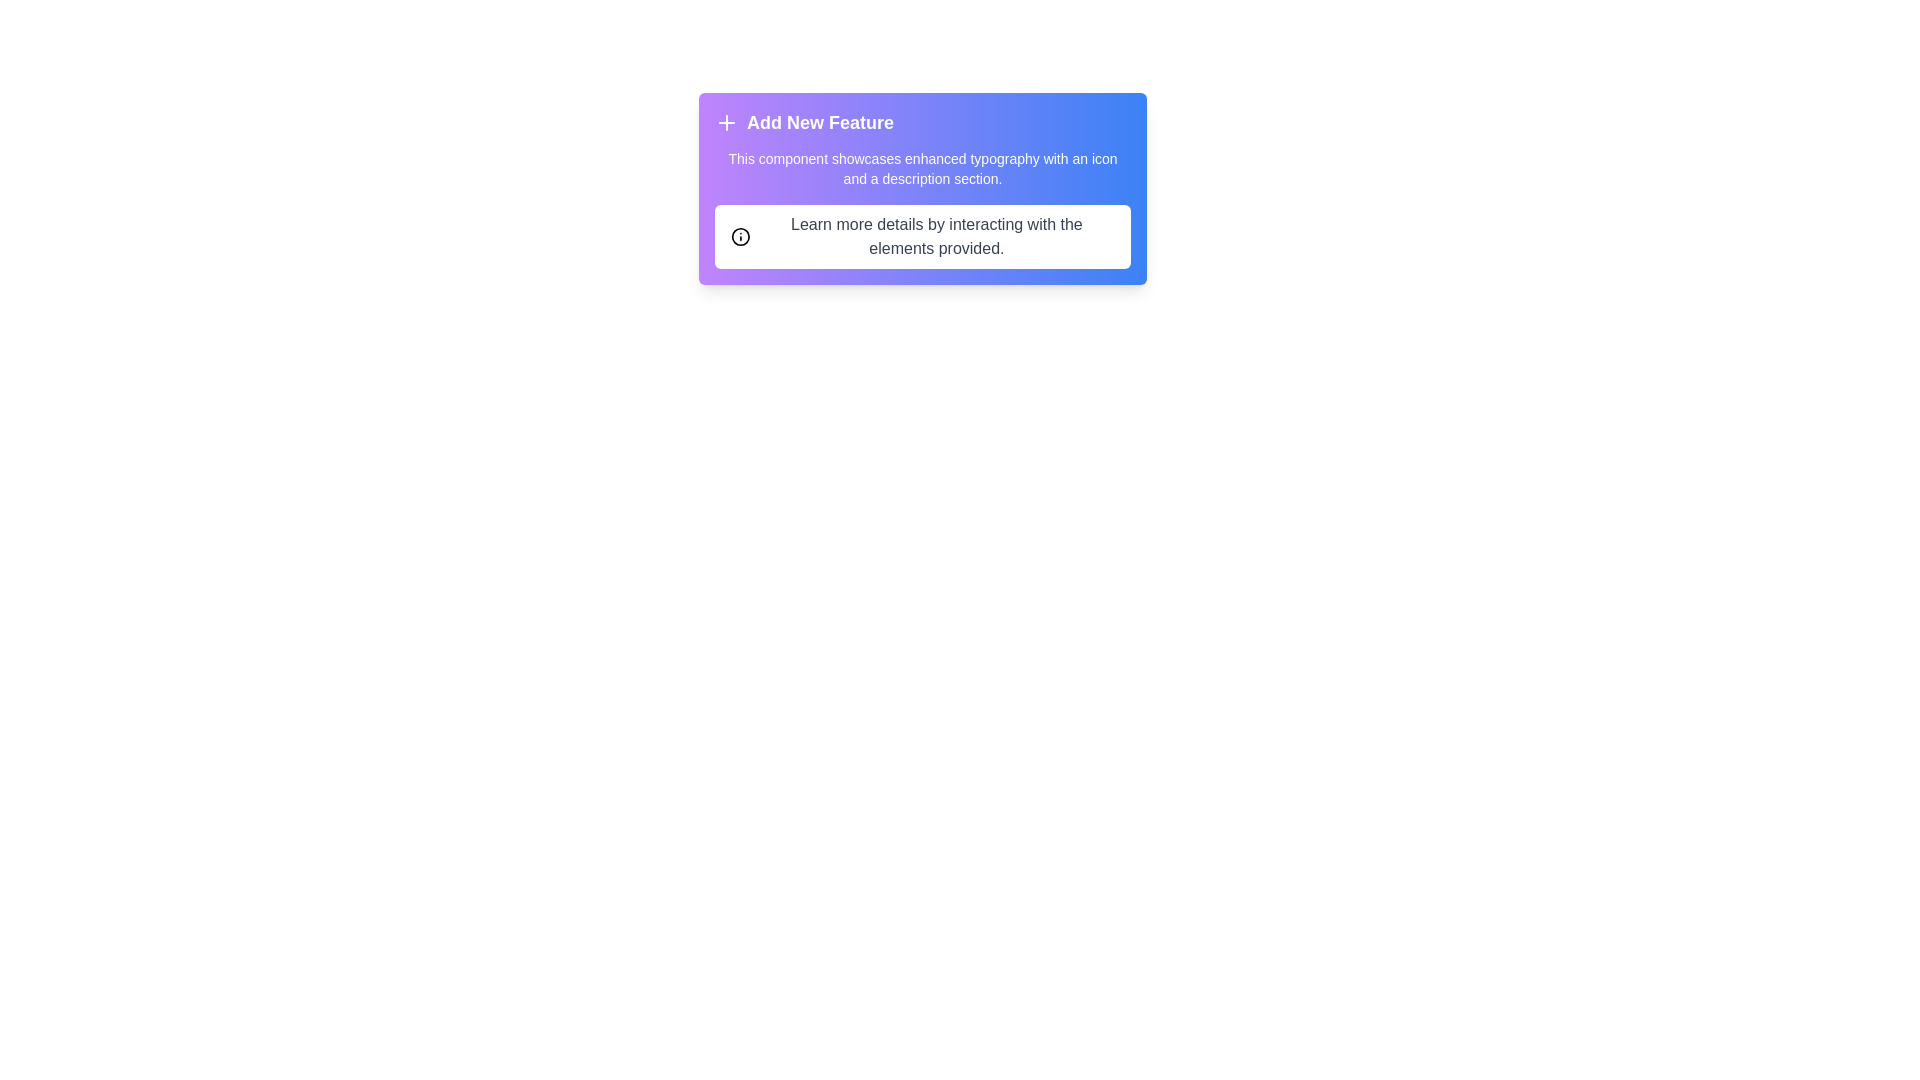 This screenshot has width=1920, height=1080. I want to click on the SVG circle icon located to the left of the descriptive text within the card-like component, so click(739, 235).